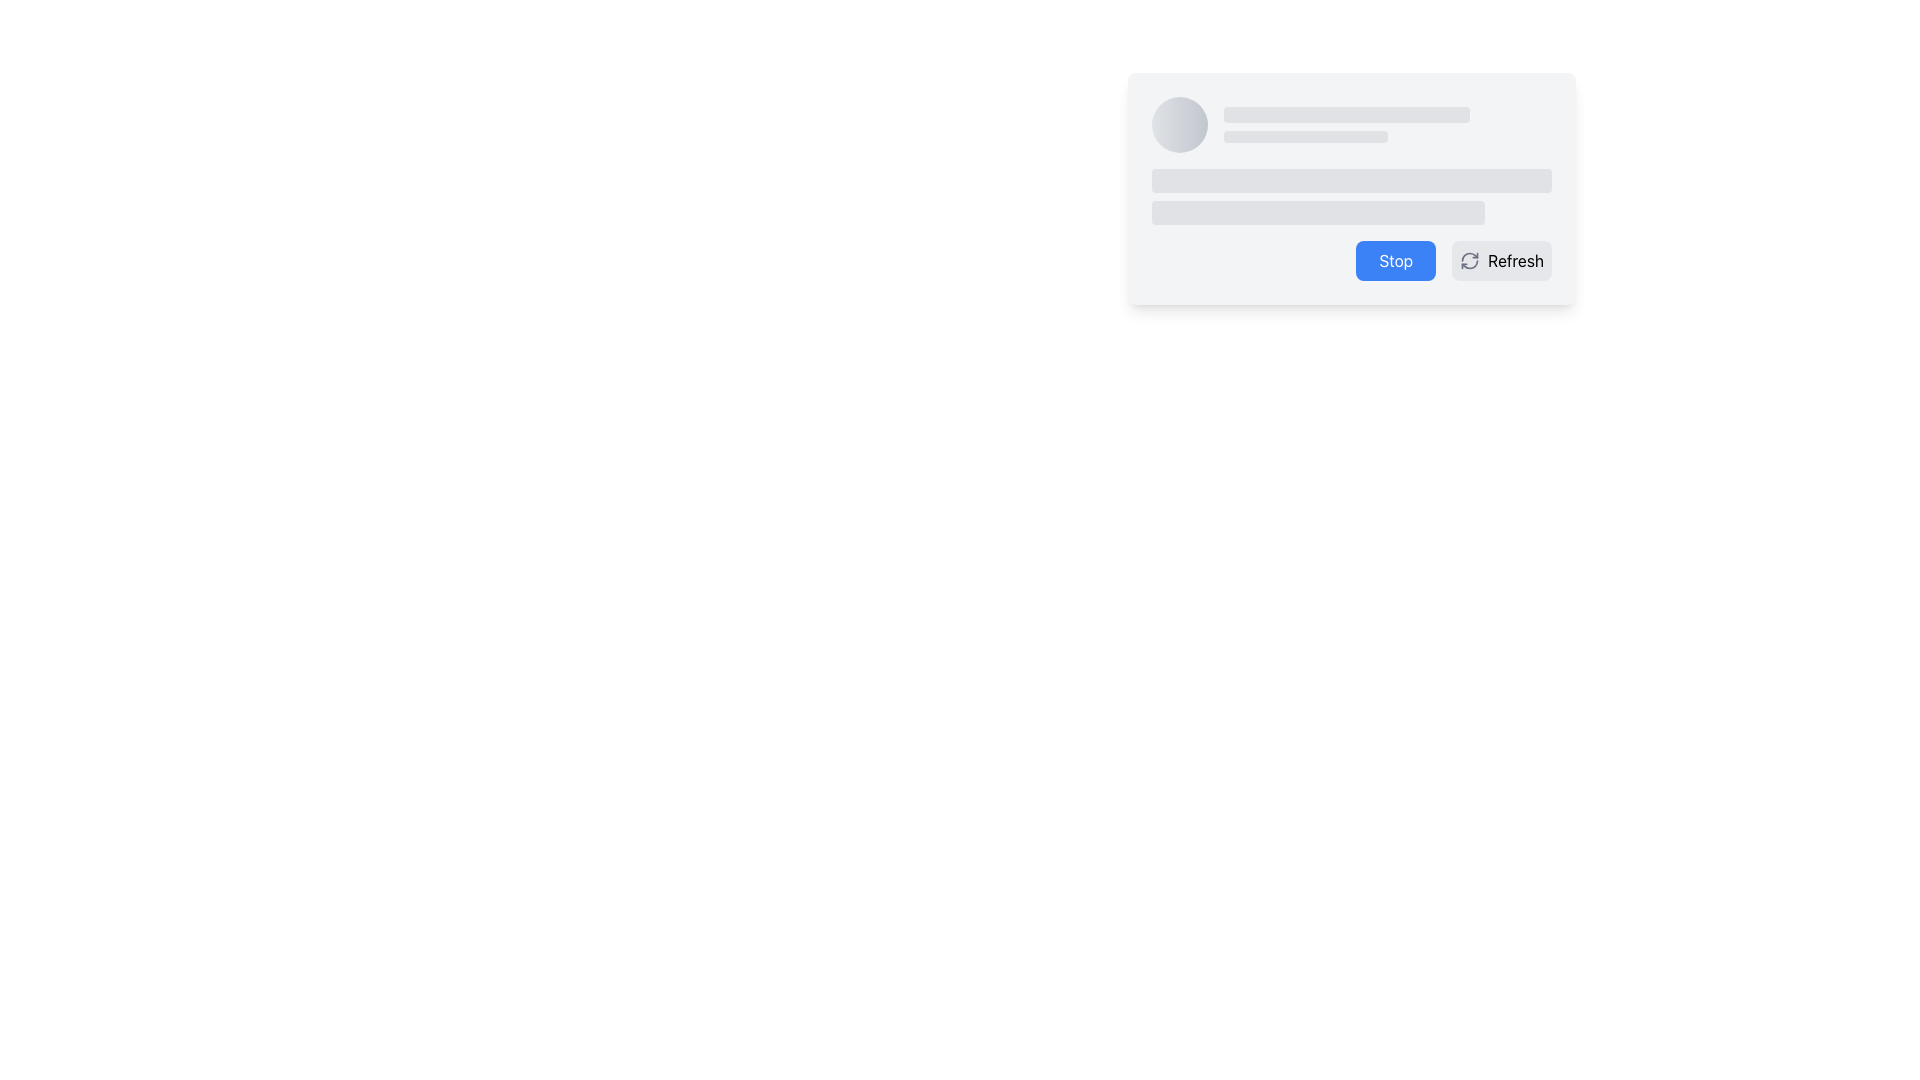  Describe the element at coordinates (1470, 260) in the screenshot. I see `the circular arrow icon of the 'Refresh' button, which is located to the left within the button and to the right of the blue 'Stop' button at the bottom right of the interface` at that location.